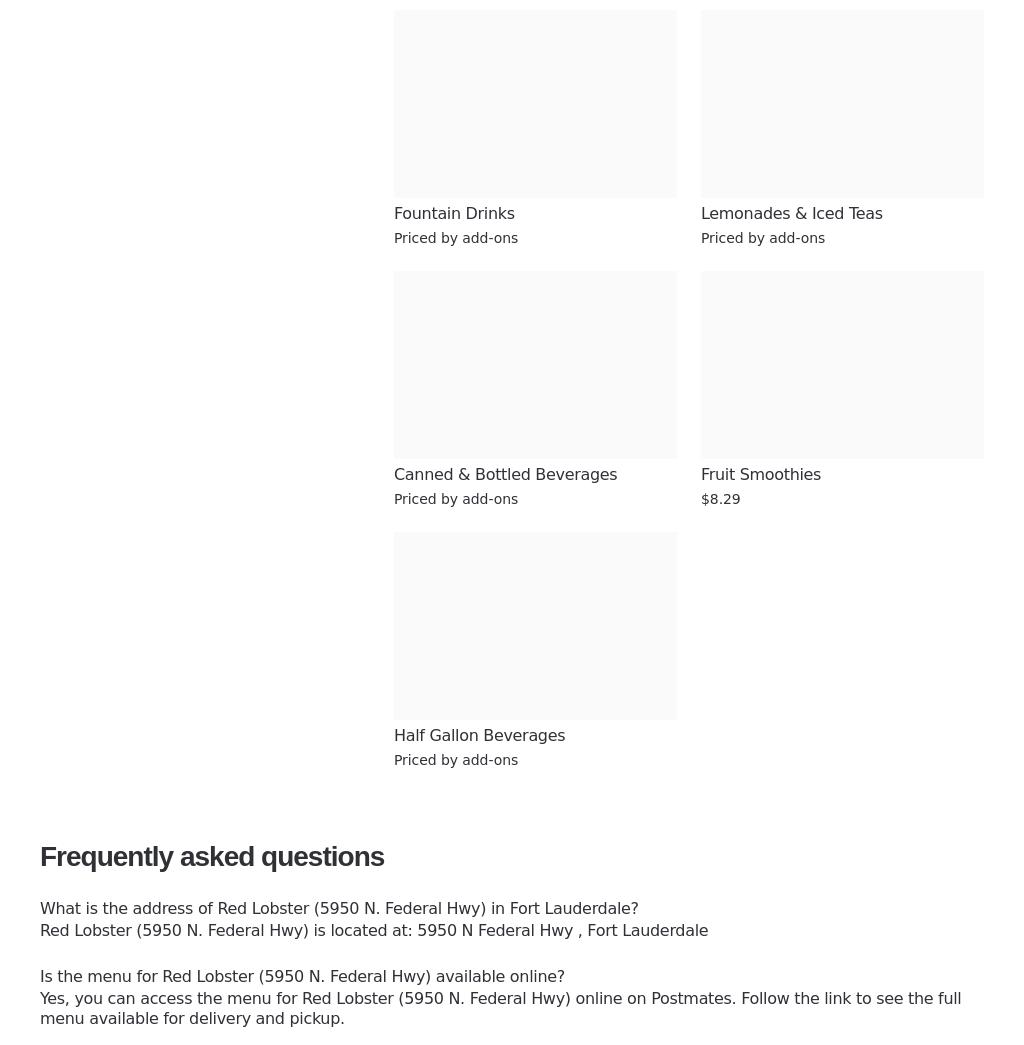  Describe the element at coordinates (478, 734) in the screenshot. I see `'Half Gallon Beverages'` at that location.